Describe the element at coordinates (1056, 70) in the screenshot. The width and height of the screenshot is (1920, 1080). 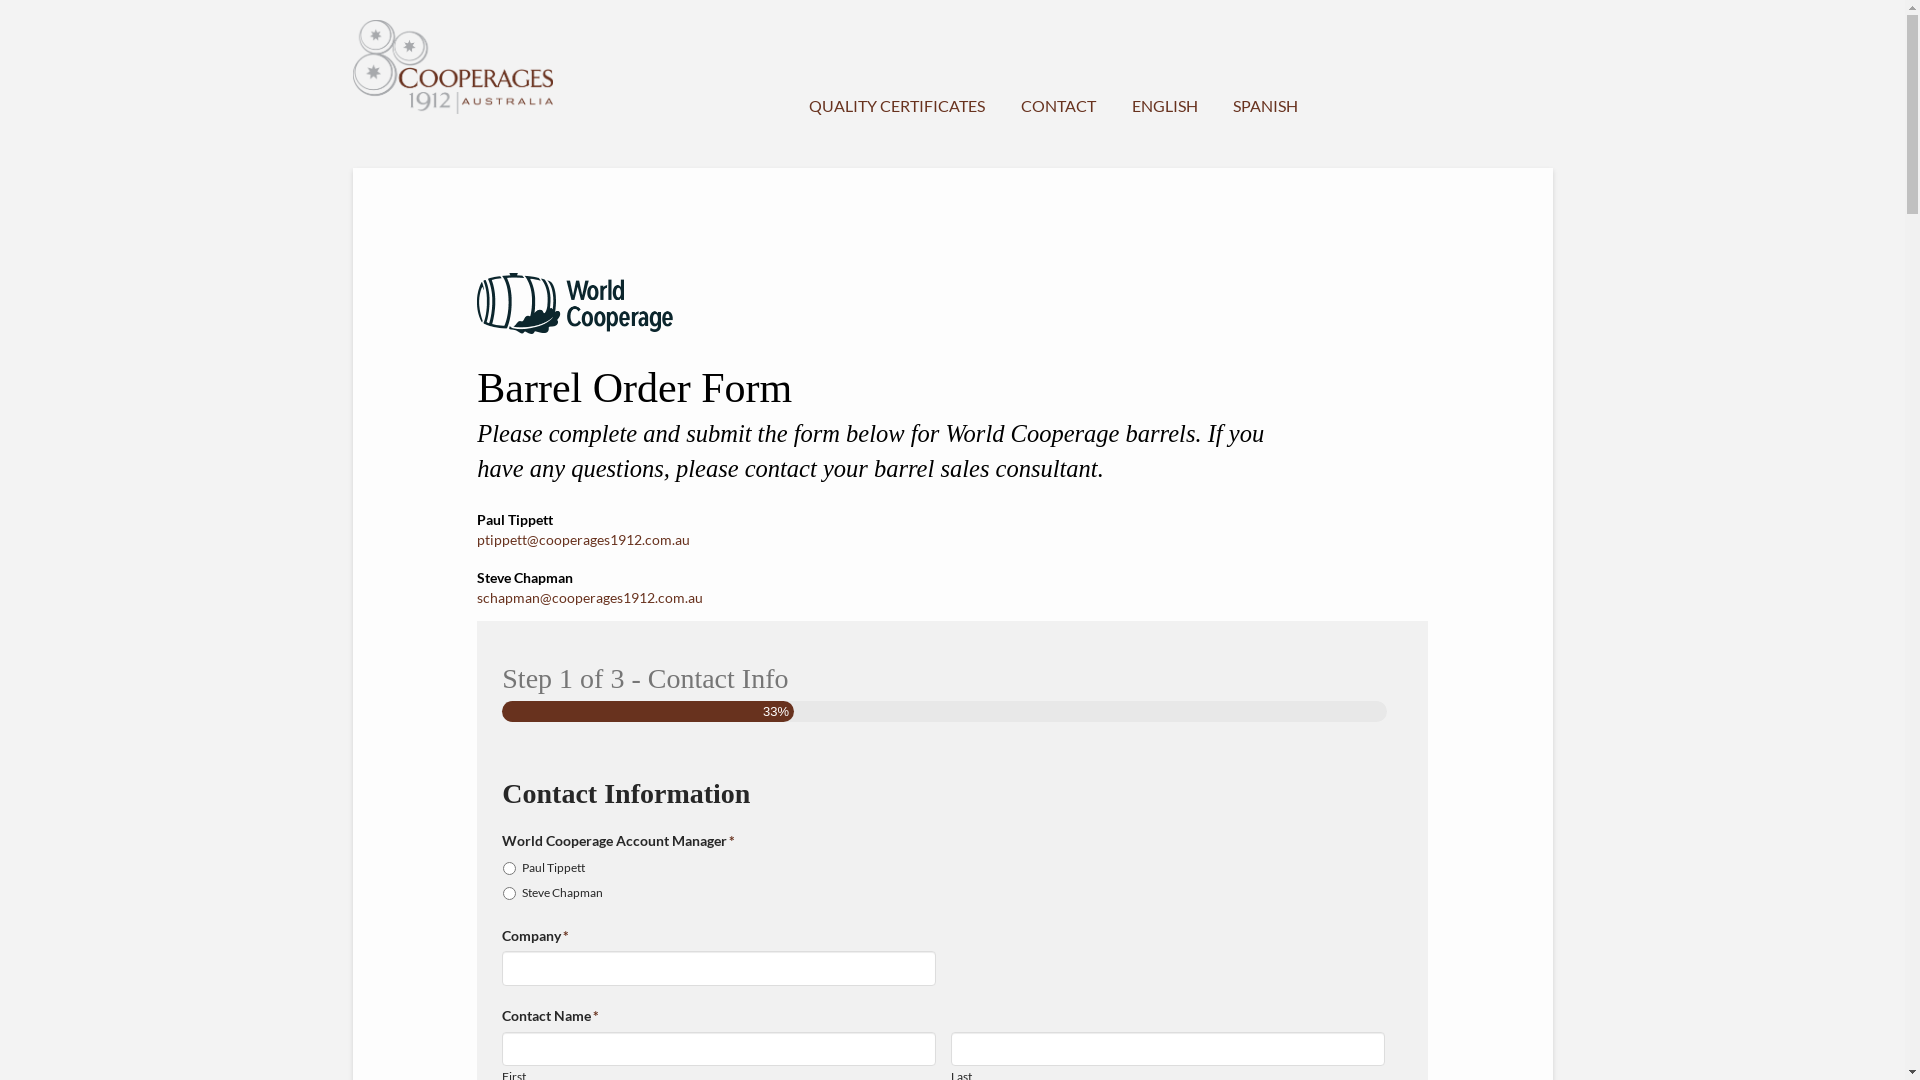
I see `'CONTACT'` at that location.